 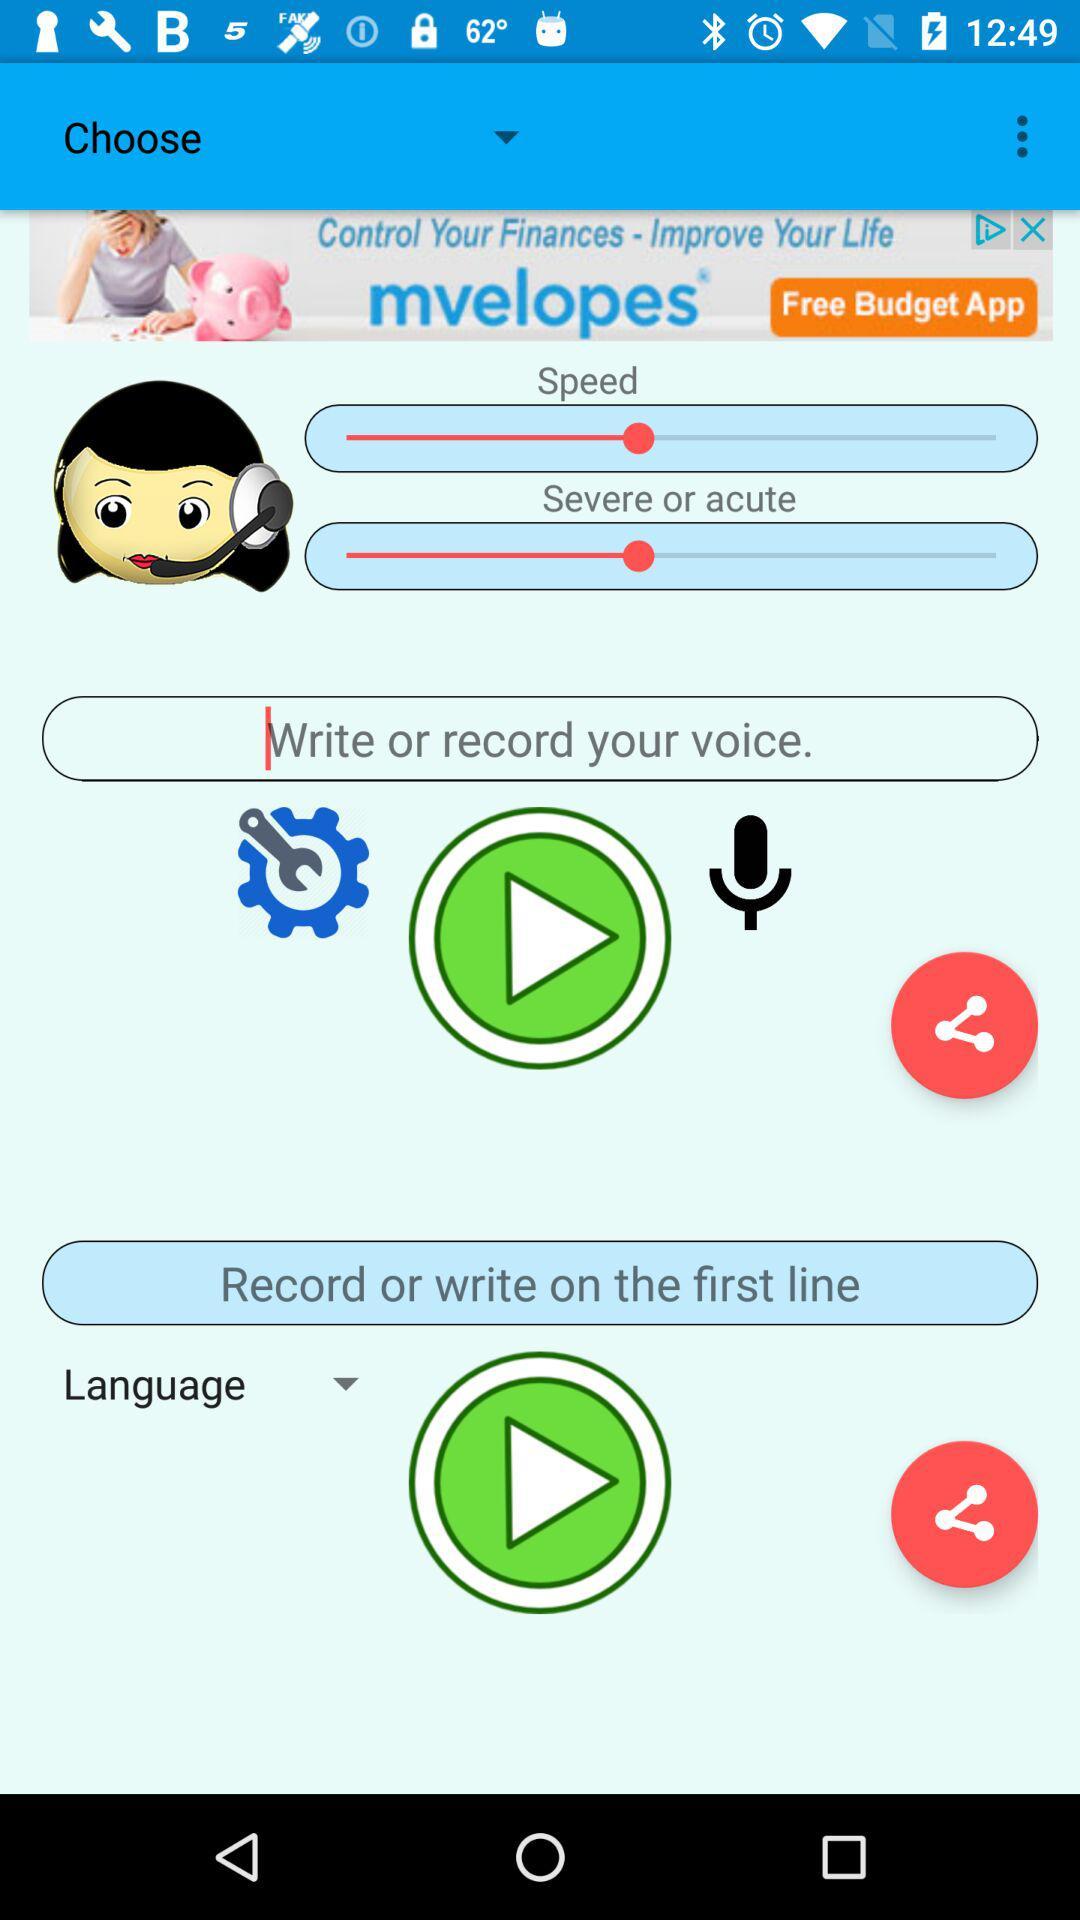 I want to click on record audio, so click(x=750, y=872).